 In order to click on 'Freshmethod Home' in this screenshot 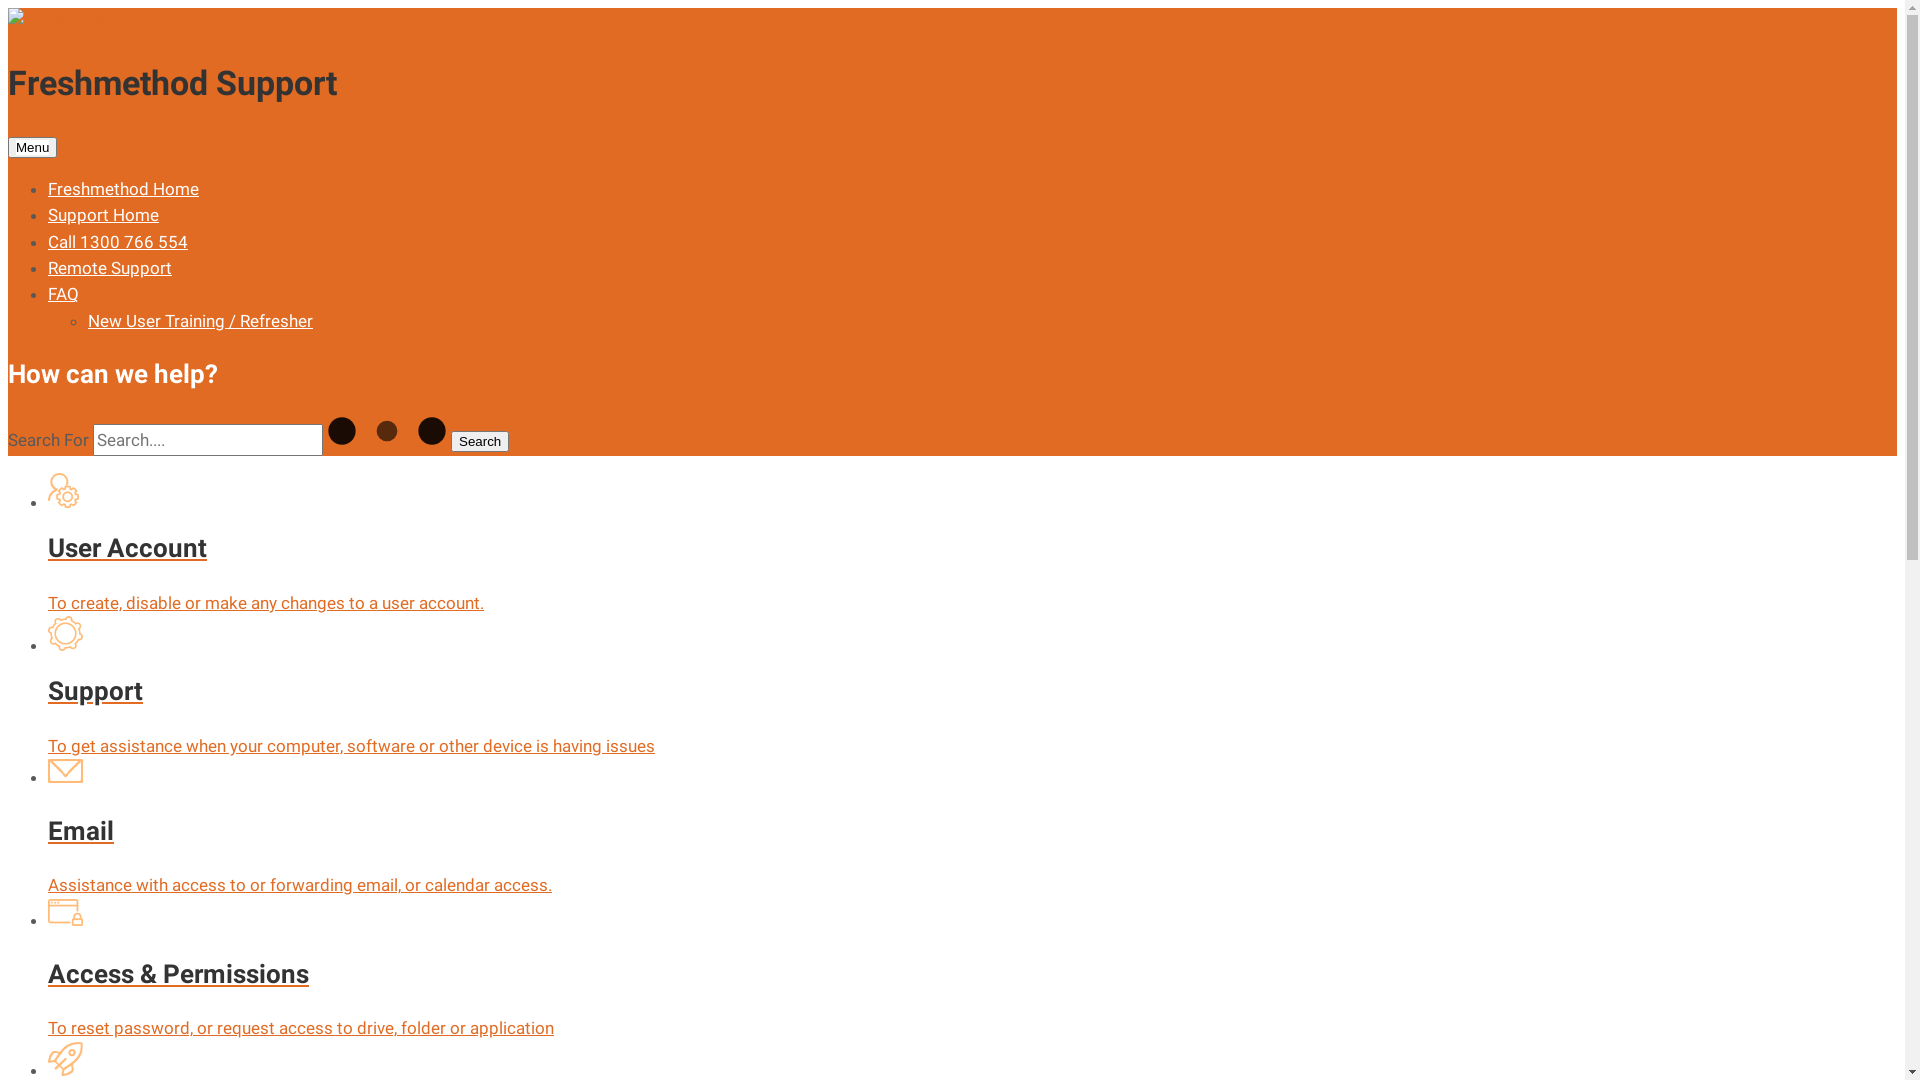, I will do `click(48, 189)`.